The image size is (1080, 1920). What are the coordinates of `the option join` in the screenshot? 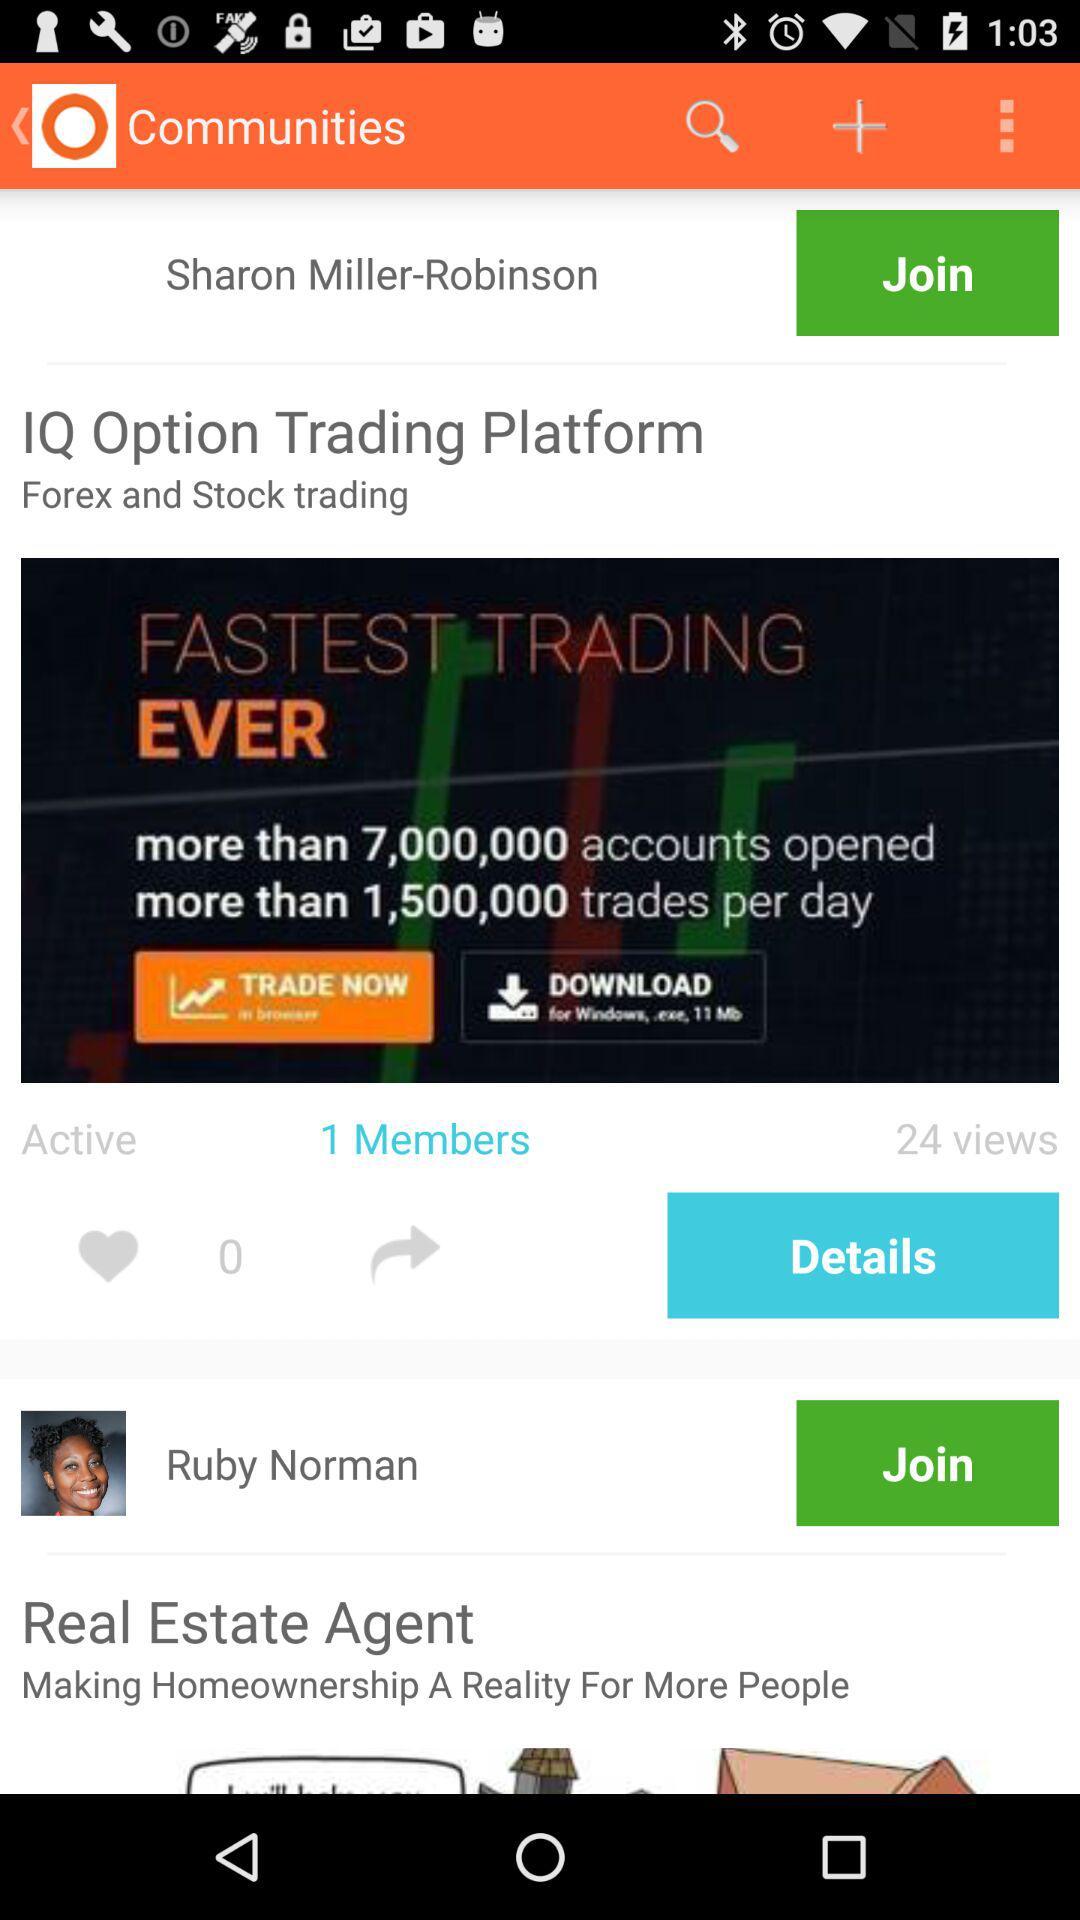 It's located at (928, 272).